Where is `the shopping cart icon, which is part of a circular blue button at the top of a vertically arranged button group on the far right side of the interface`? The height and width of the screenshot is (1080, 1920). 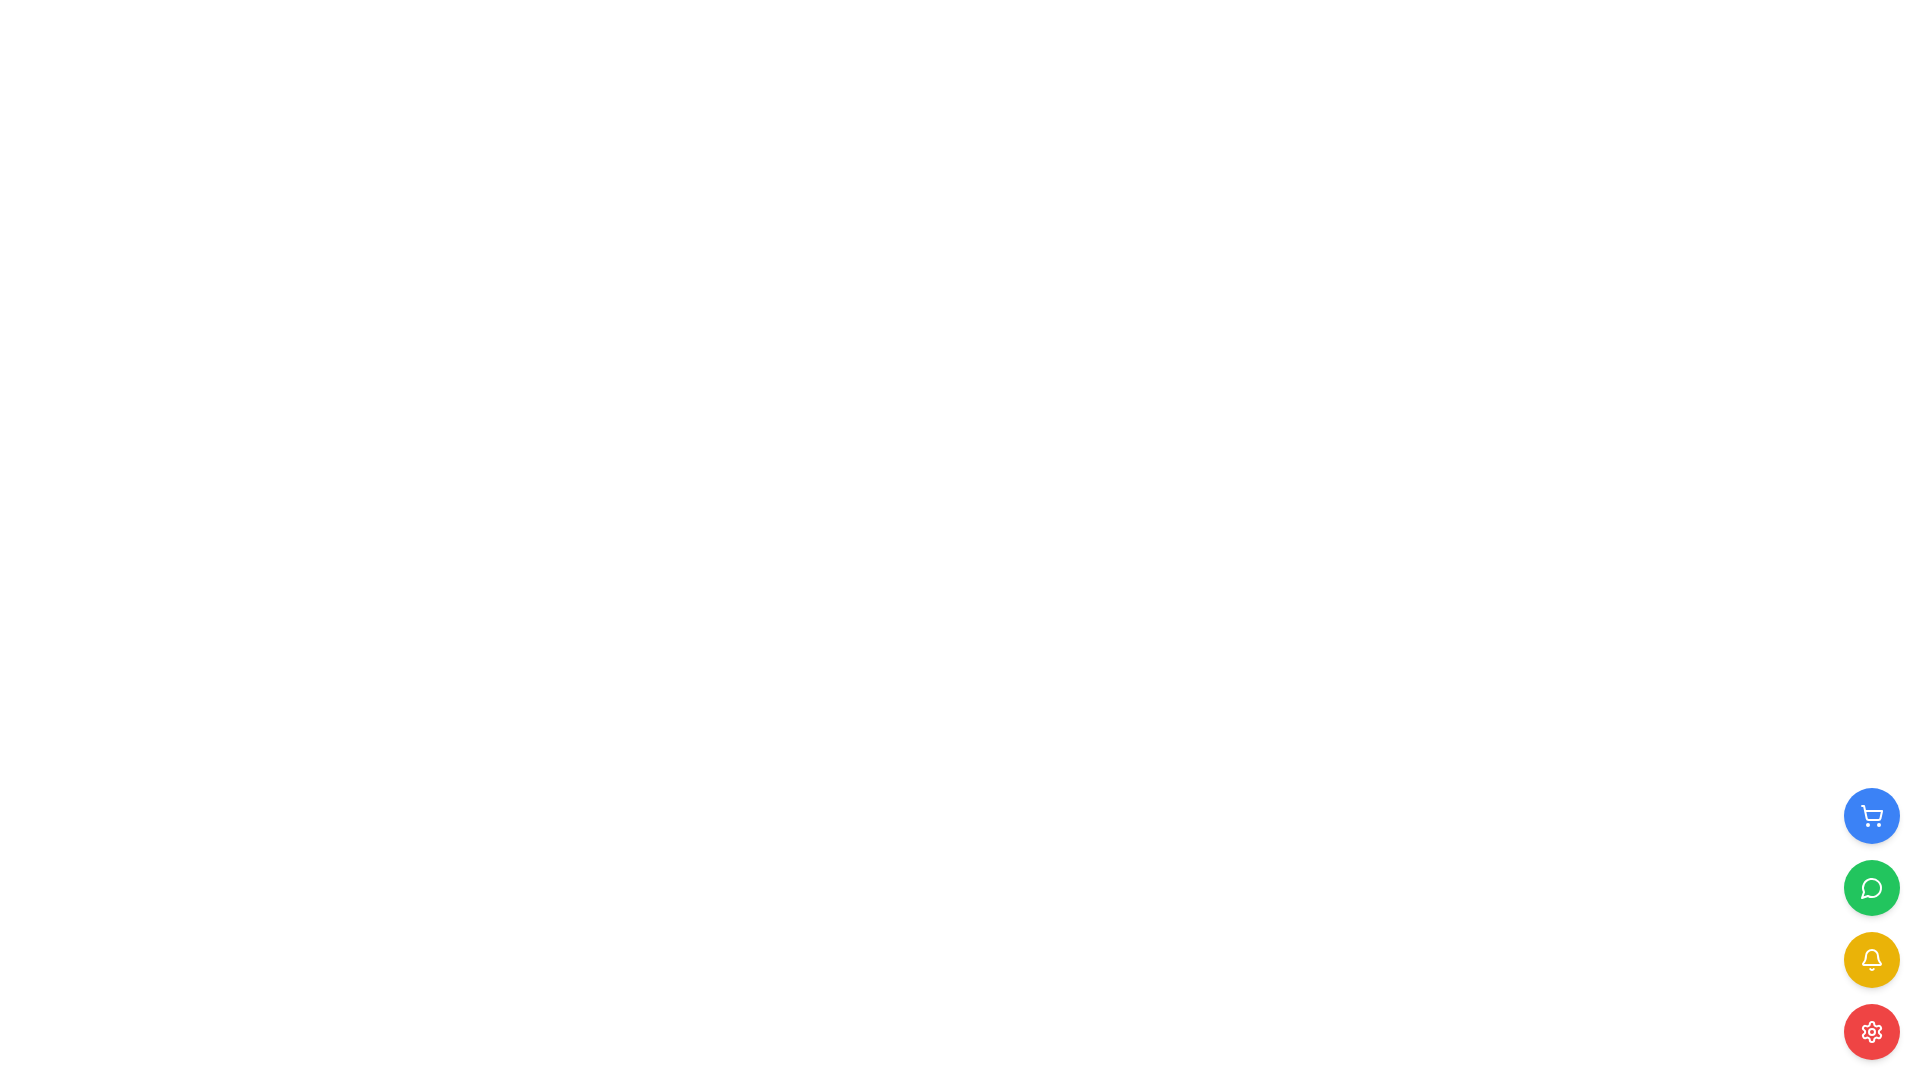 the shopping cart icon, which is part of a circular blue button at the top of a vertically arranged button group on the far right side of the interface is located at coordinates (1871, 816).